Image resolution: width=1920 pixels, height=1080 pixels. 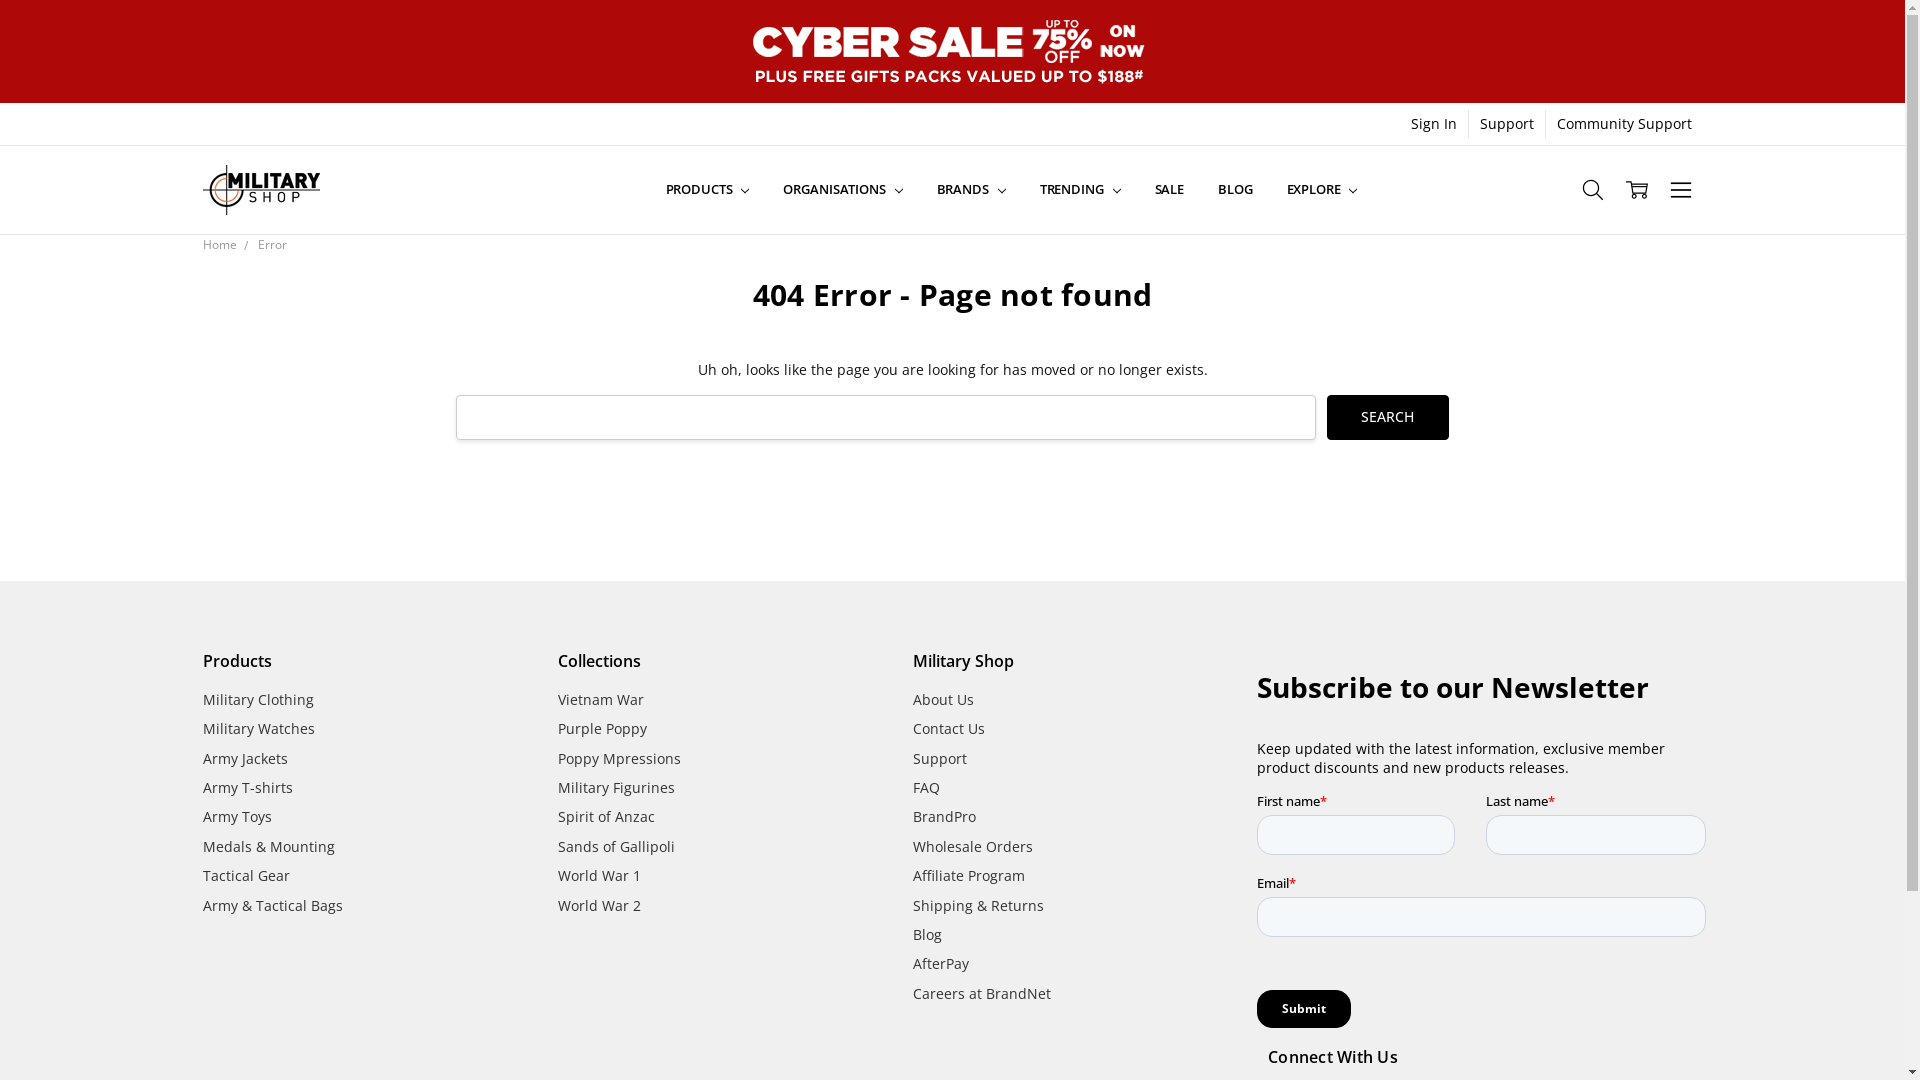 What do you see at coordinates (271, 243) in the screenshot?
I see `'Error'` at bounding box center [271, 243].